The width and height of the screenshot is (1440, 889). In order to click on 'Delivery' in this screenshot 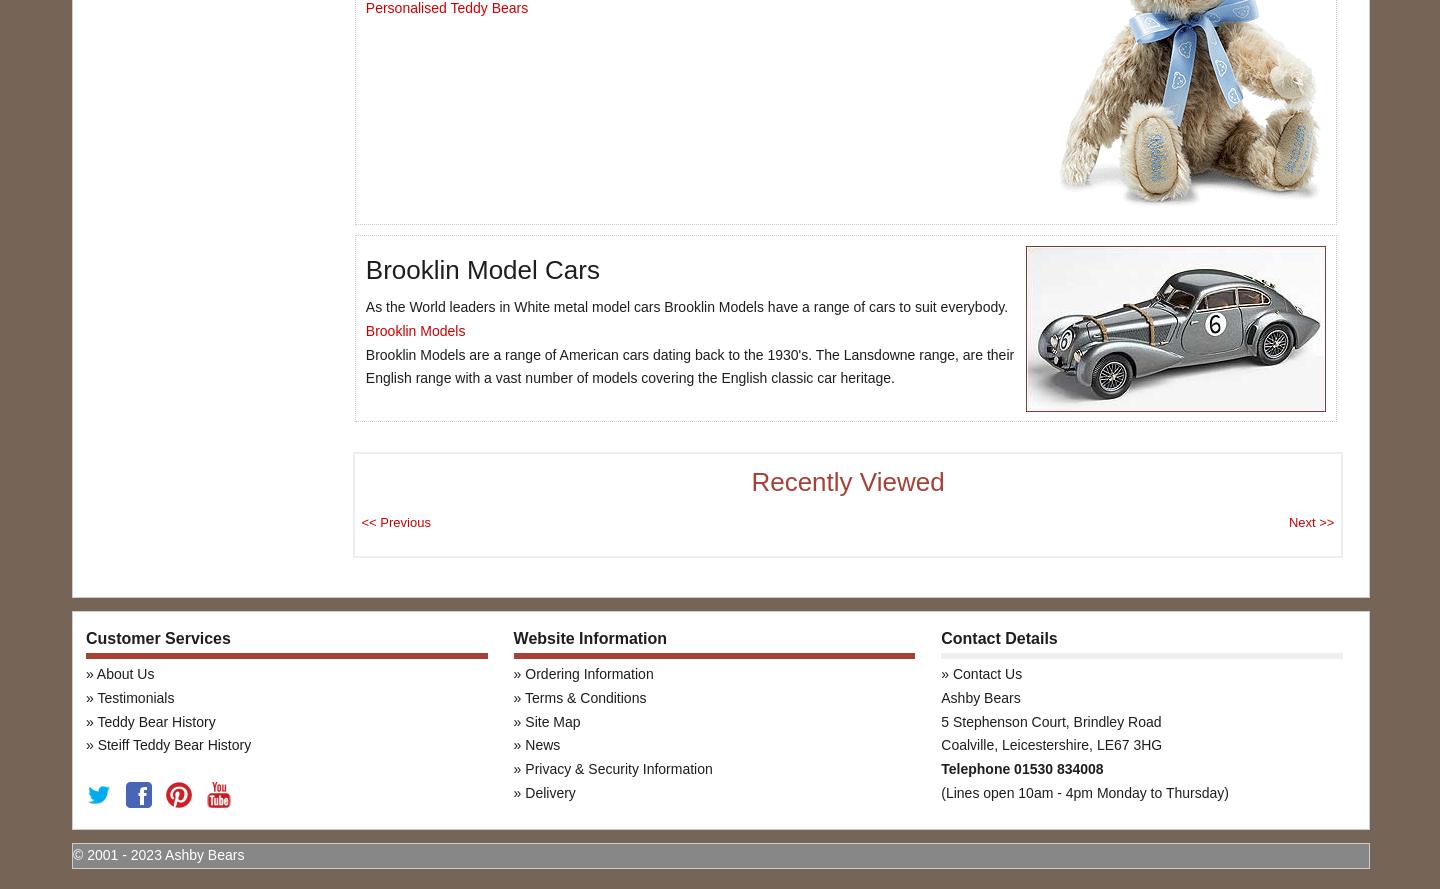, I will do `click(524, 792)`.